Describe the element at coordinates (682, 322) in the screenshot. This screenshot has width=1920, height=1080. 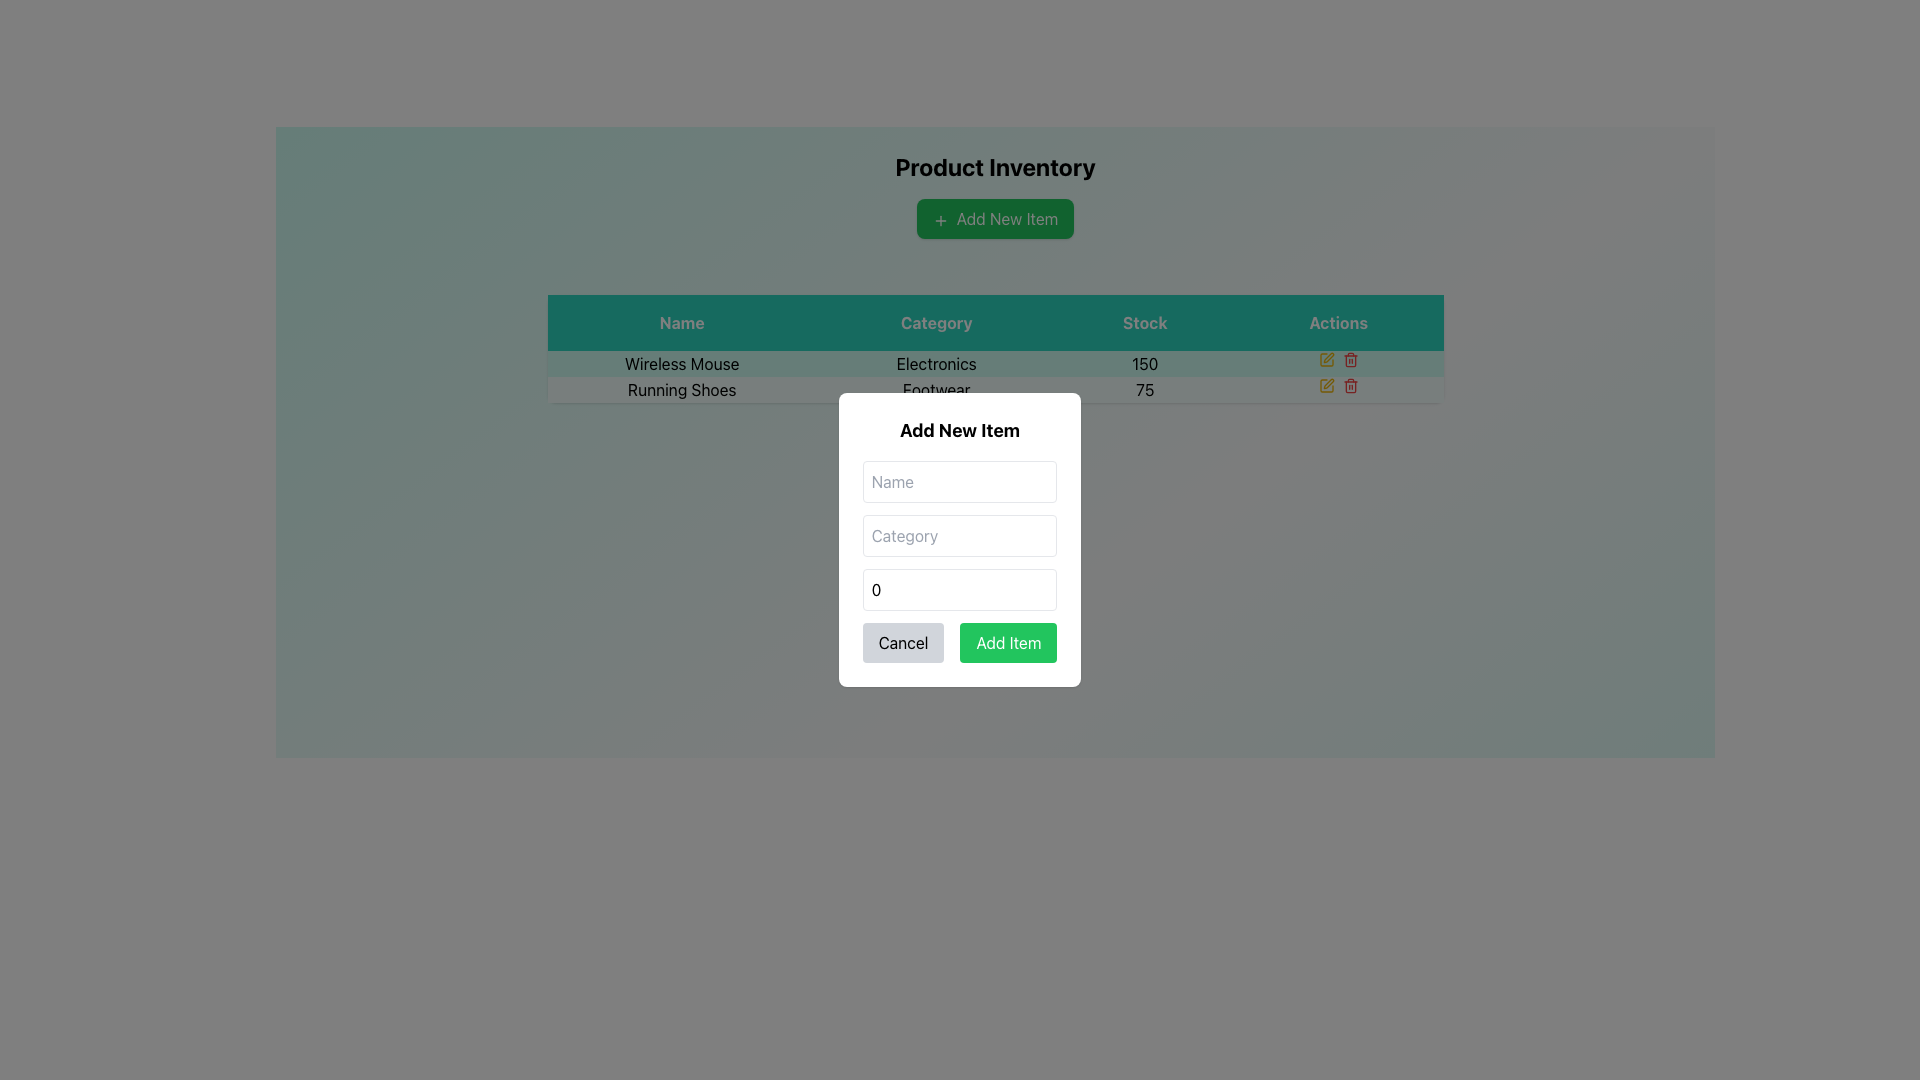
I see `the text label displaying 'Name', which is styled with a bold white font on a green background and is positioned at the top-left of a table` at that location.